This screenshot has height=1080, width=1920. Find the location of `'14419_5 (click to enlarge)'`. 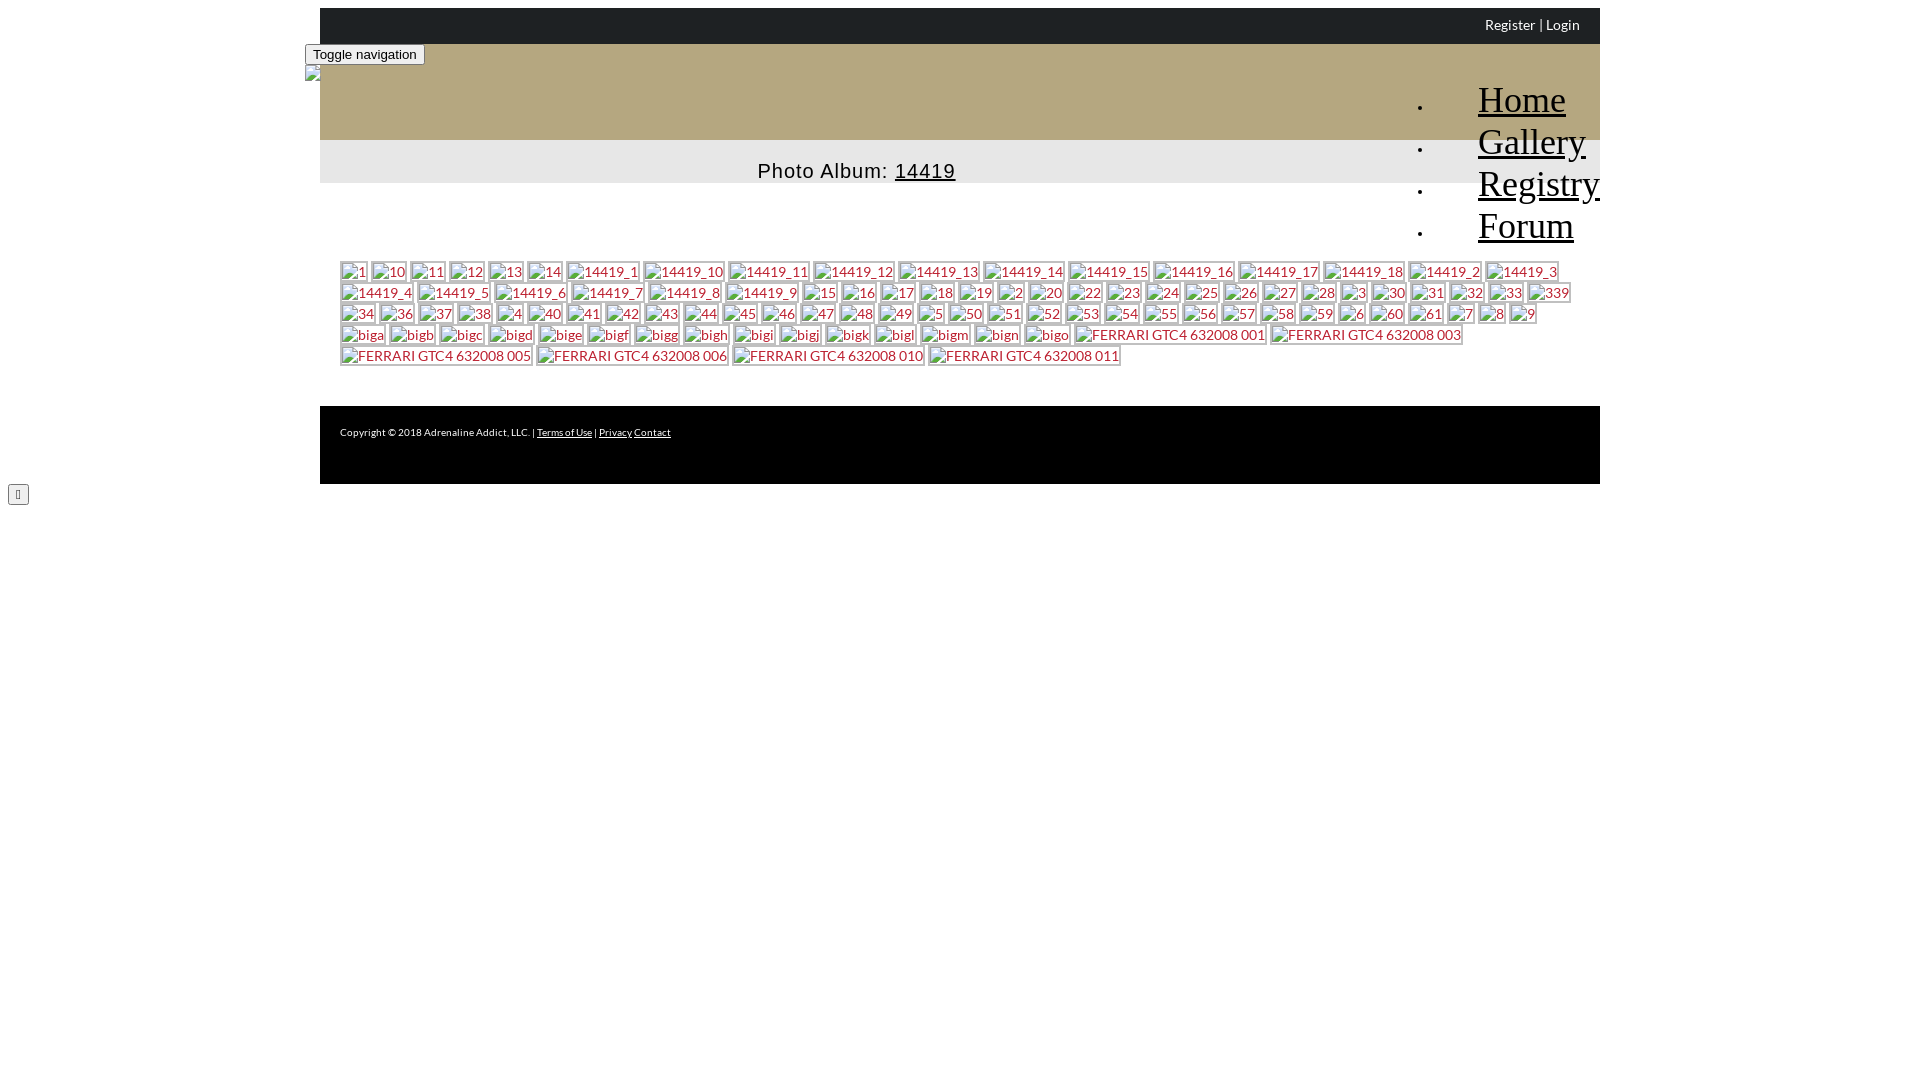

'14419_5 (click to enlarge)' is located at coordinates (453, 292).